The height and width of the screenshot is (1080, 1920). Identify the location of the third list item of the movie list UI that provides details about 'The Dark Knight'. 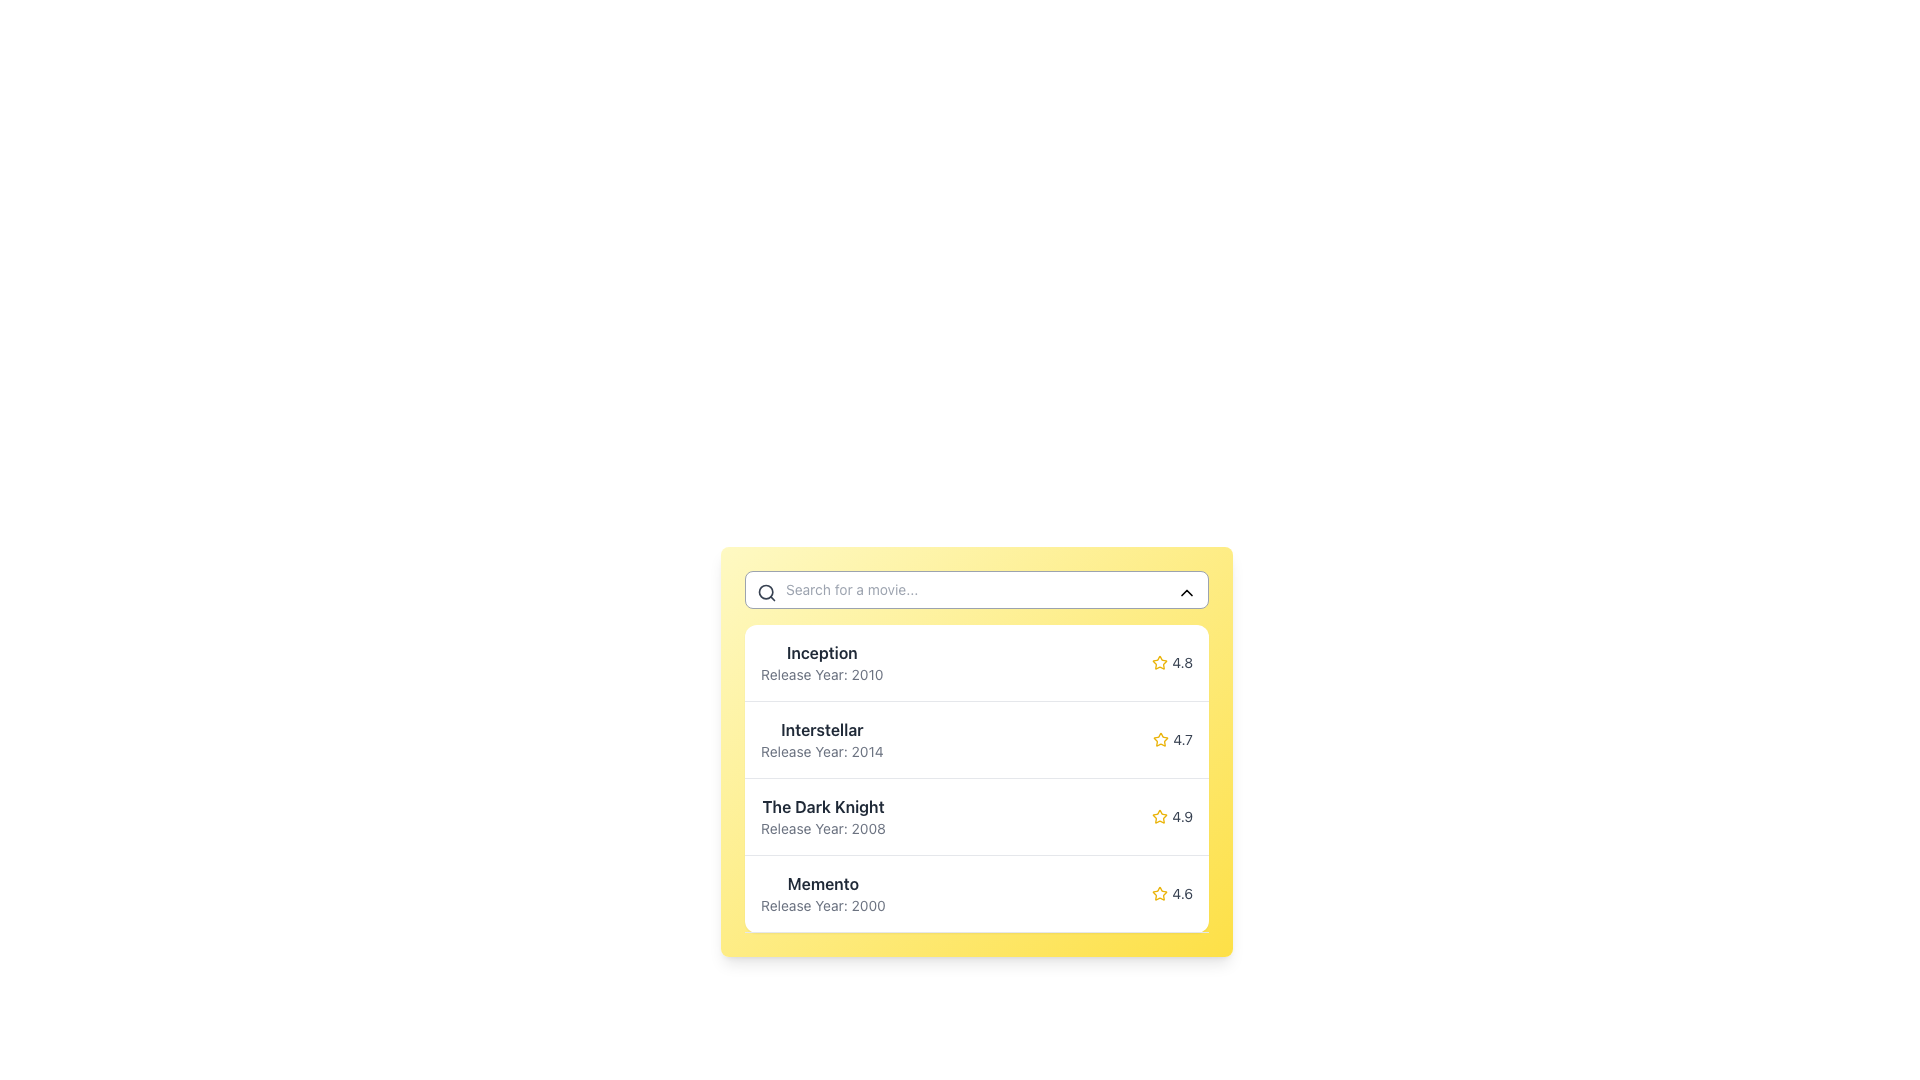
(977, 817).